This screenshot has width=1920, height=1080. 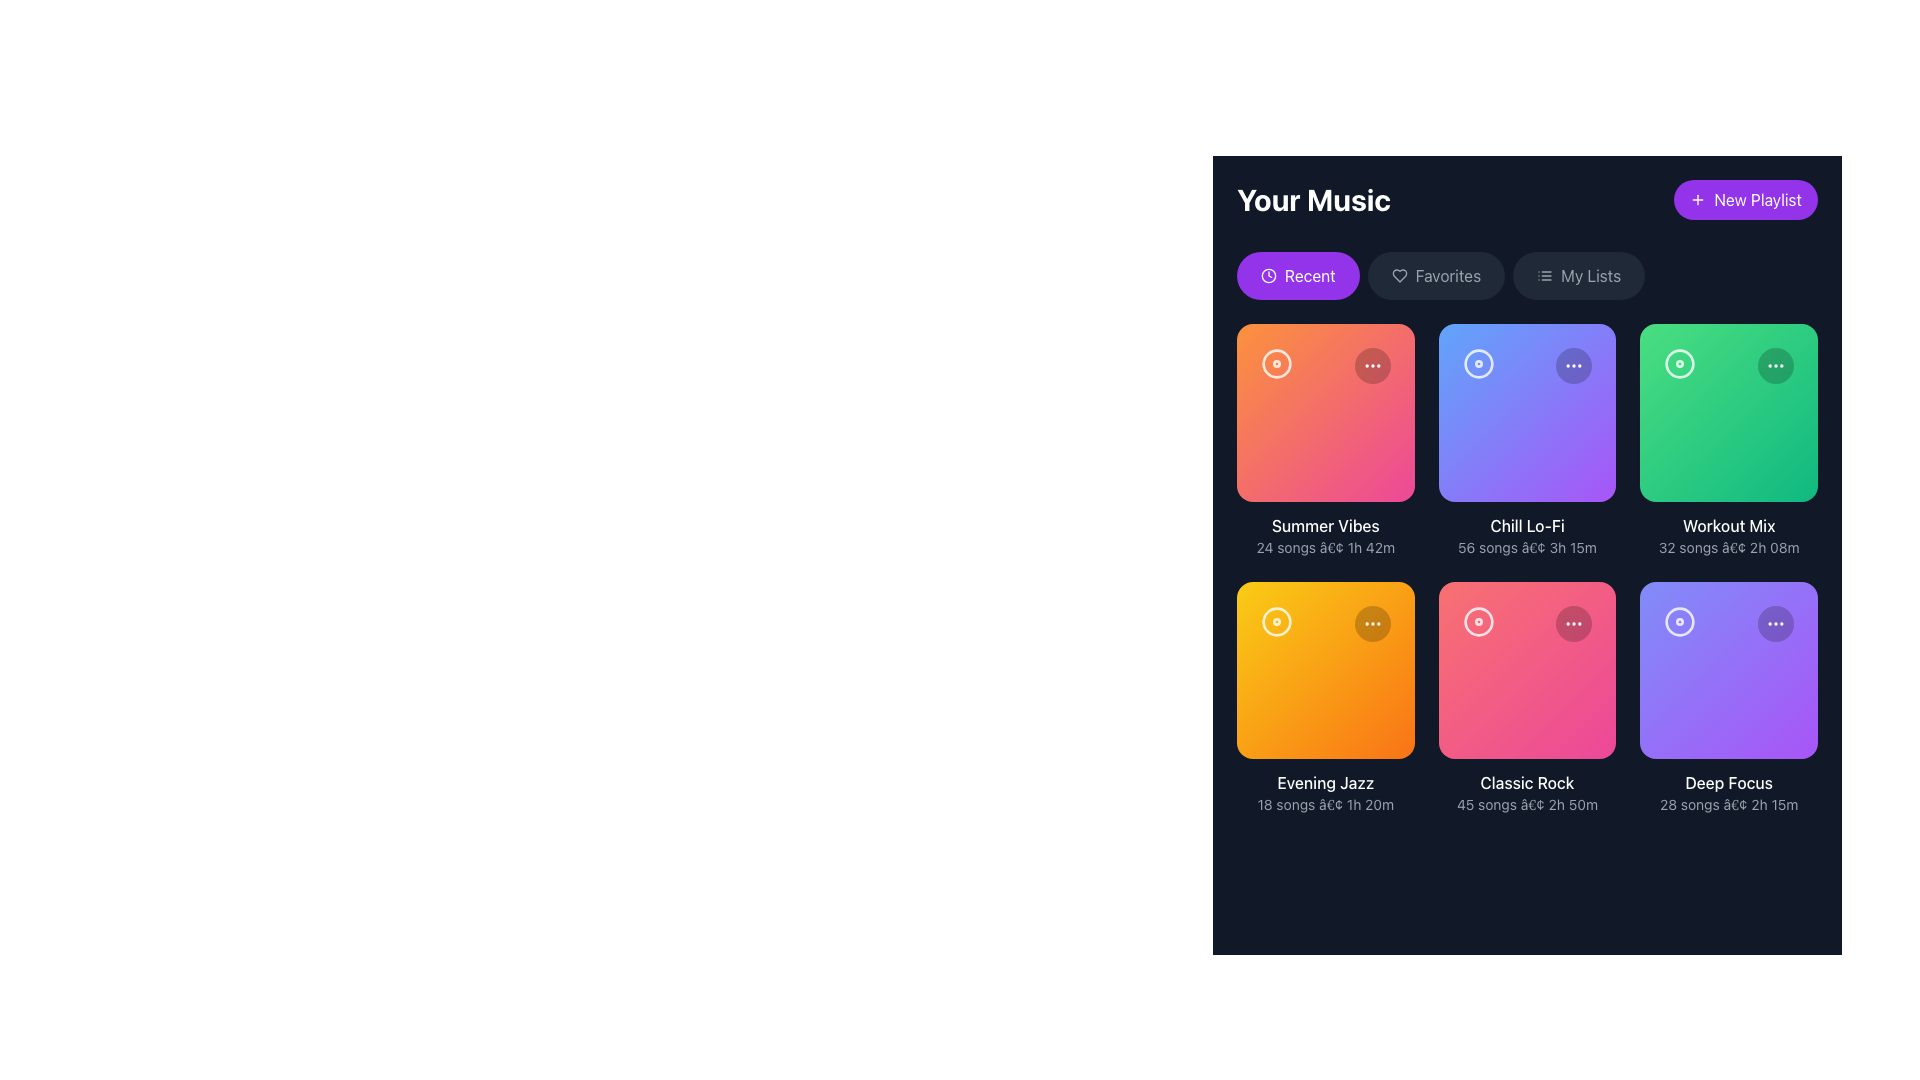 What do you see at coordinates (1776, 366) in the screenshot?
I see `the button with an icon located in the top-right corner of the 'Workout Mix' block` at bounding box center [1776, 366].